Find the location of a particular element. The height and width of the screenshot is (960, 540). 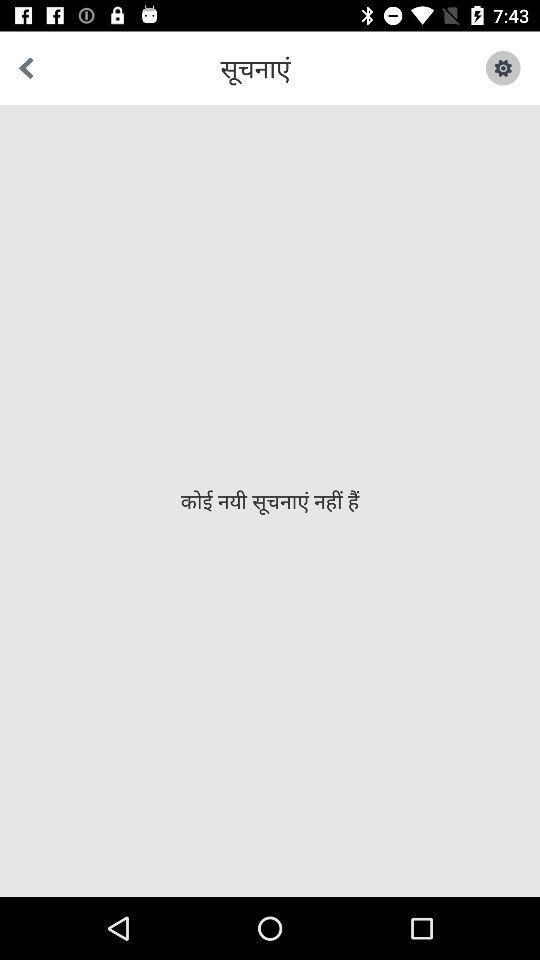

the icon at the top right corner is located at coordinates (490, 68).